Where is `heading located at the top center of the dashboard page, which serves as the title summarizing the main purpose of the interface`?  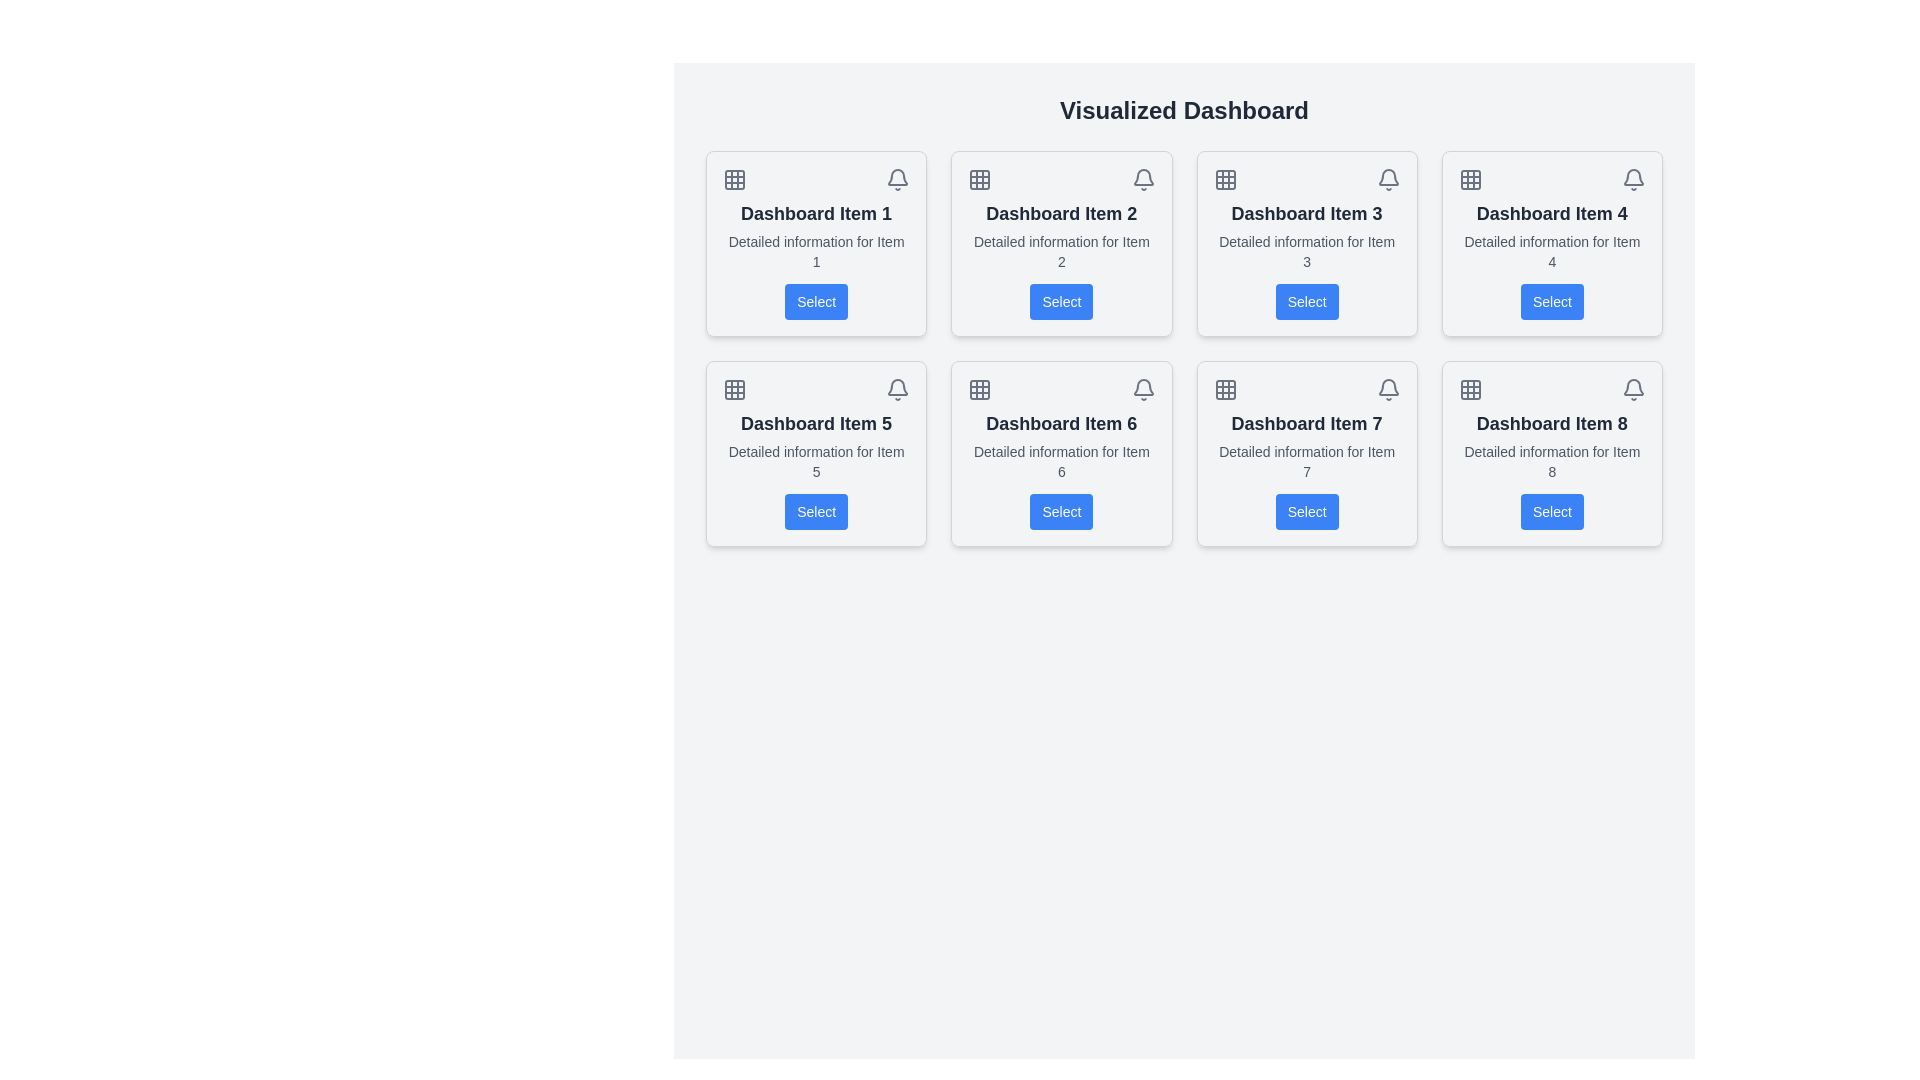
heading located at the top center of the dashboard page, which serves as the title summarizing the main purpose of the interface is located at coordinates (1184, 111).